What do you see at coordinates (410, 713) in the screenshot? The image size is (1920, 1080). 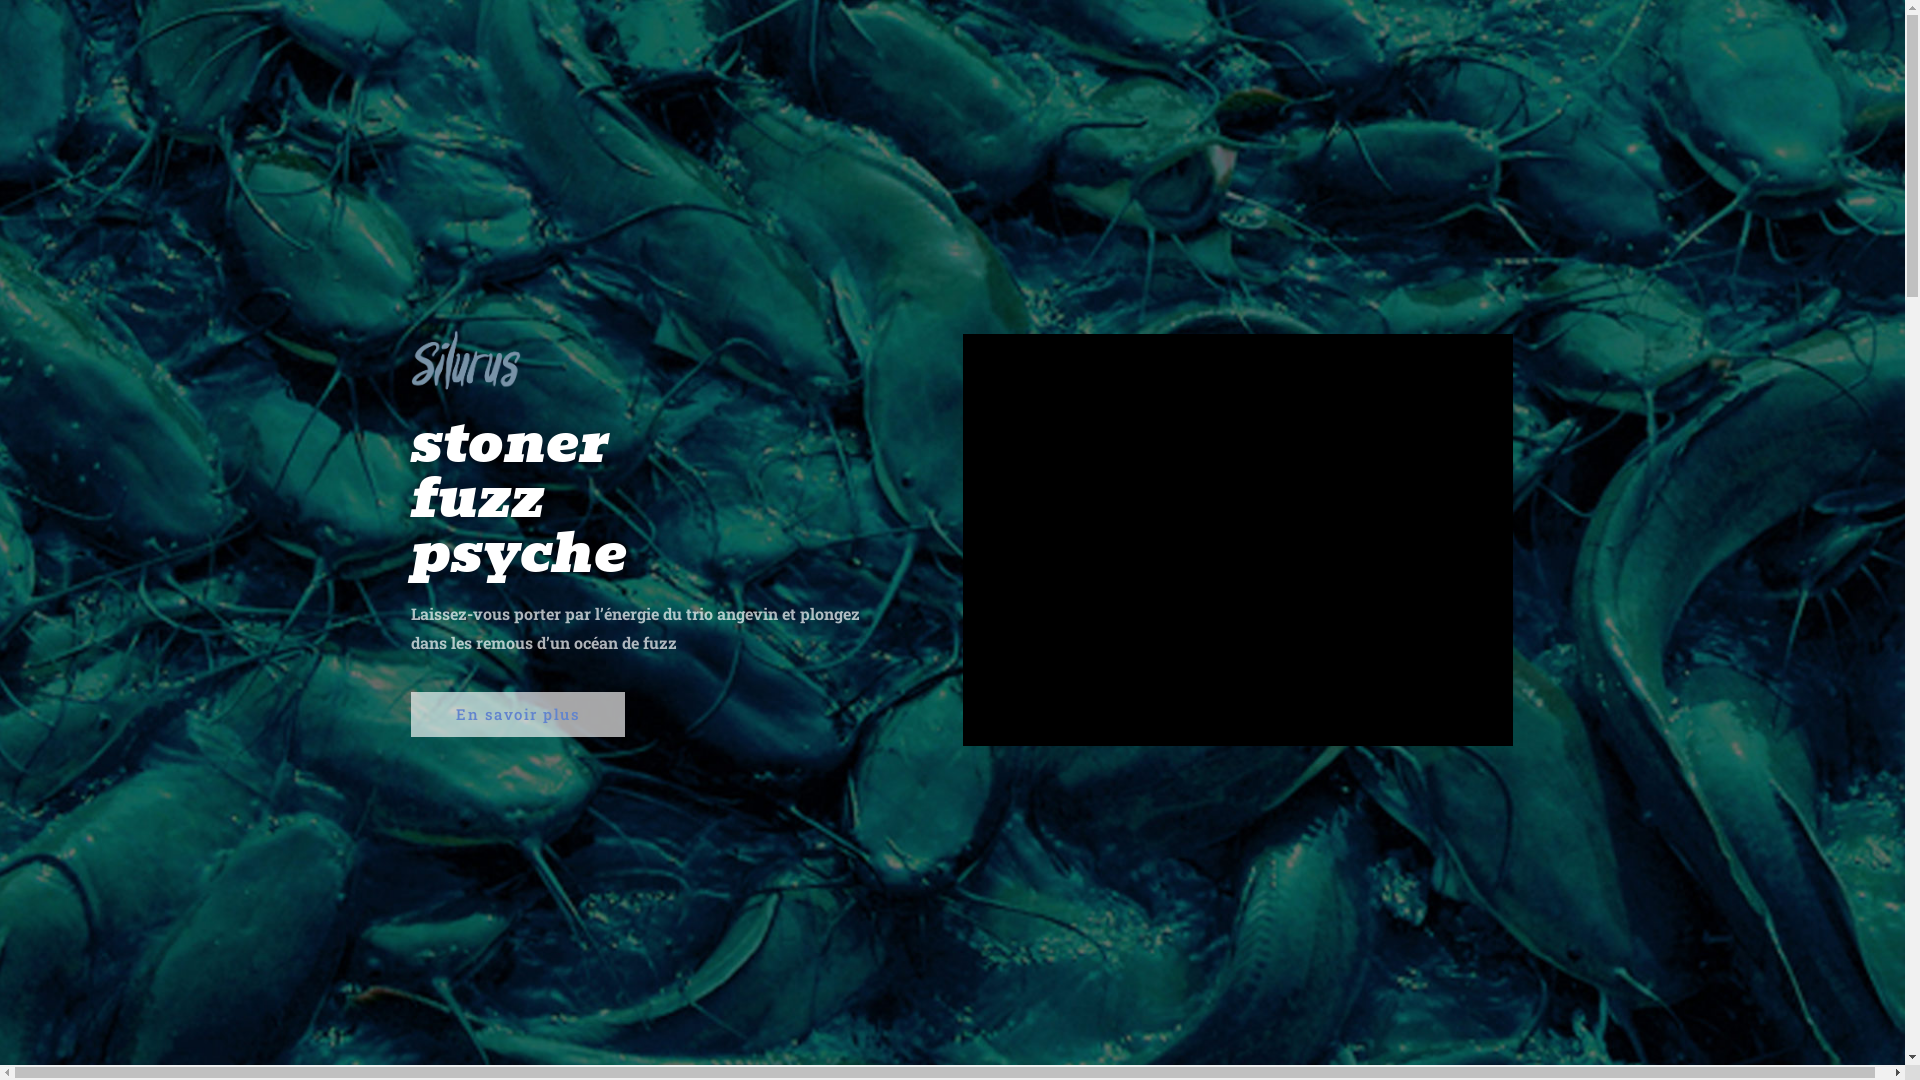 I see `'En savoir plus'` at bounding box center [410, 713].